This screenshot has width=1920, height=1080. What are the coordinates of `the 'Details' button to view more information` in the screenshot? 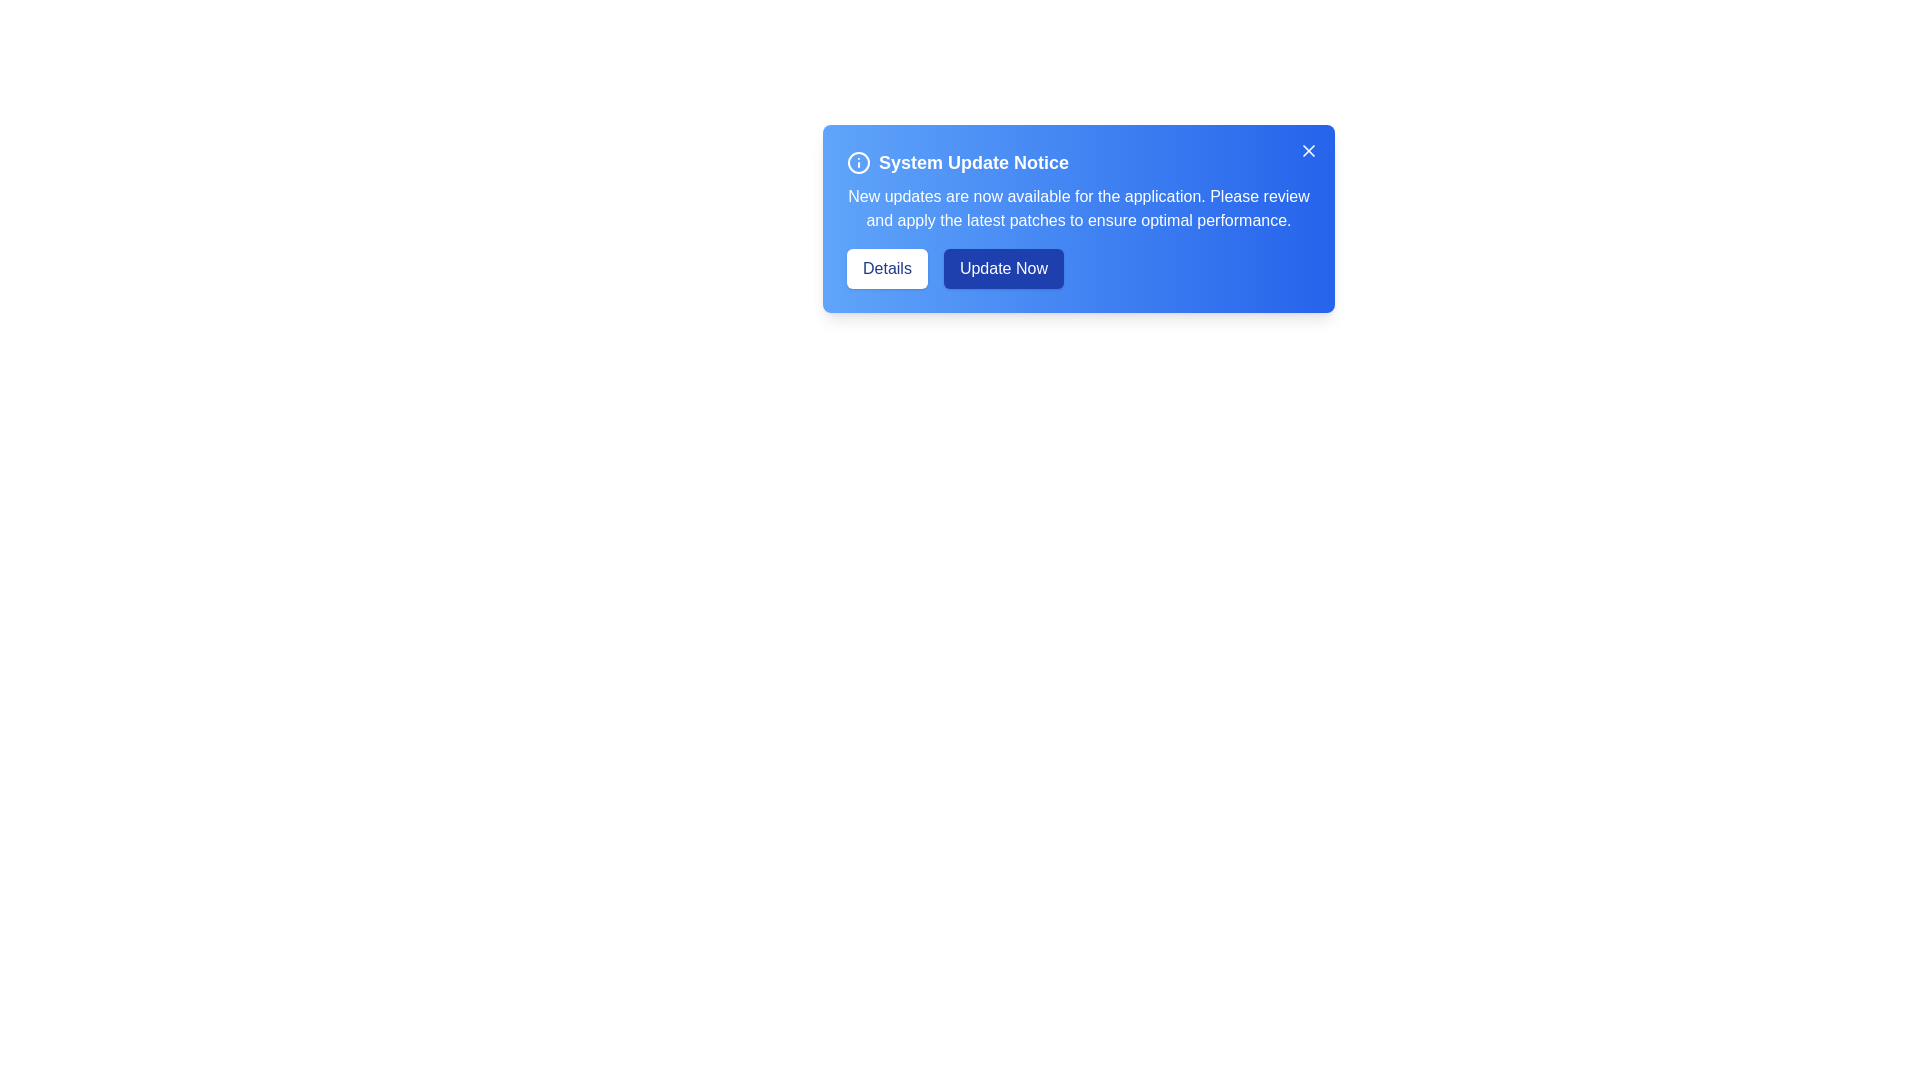 It's located at (886, 268).